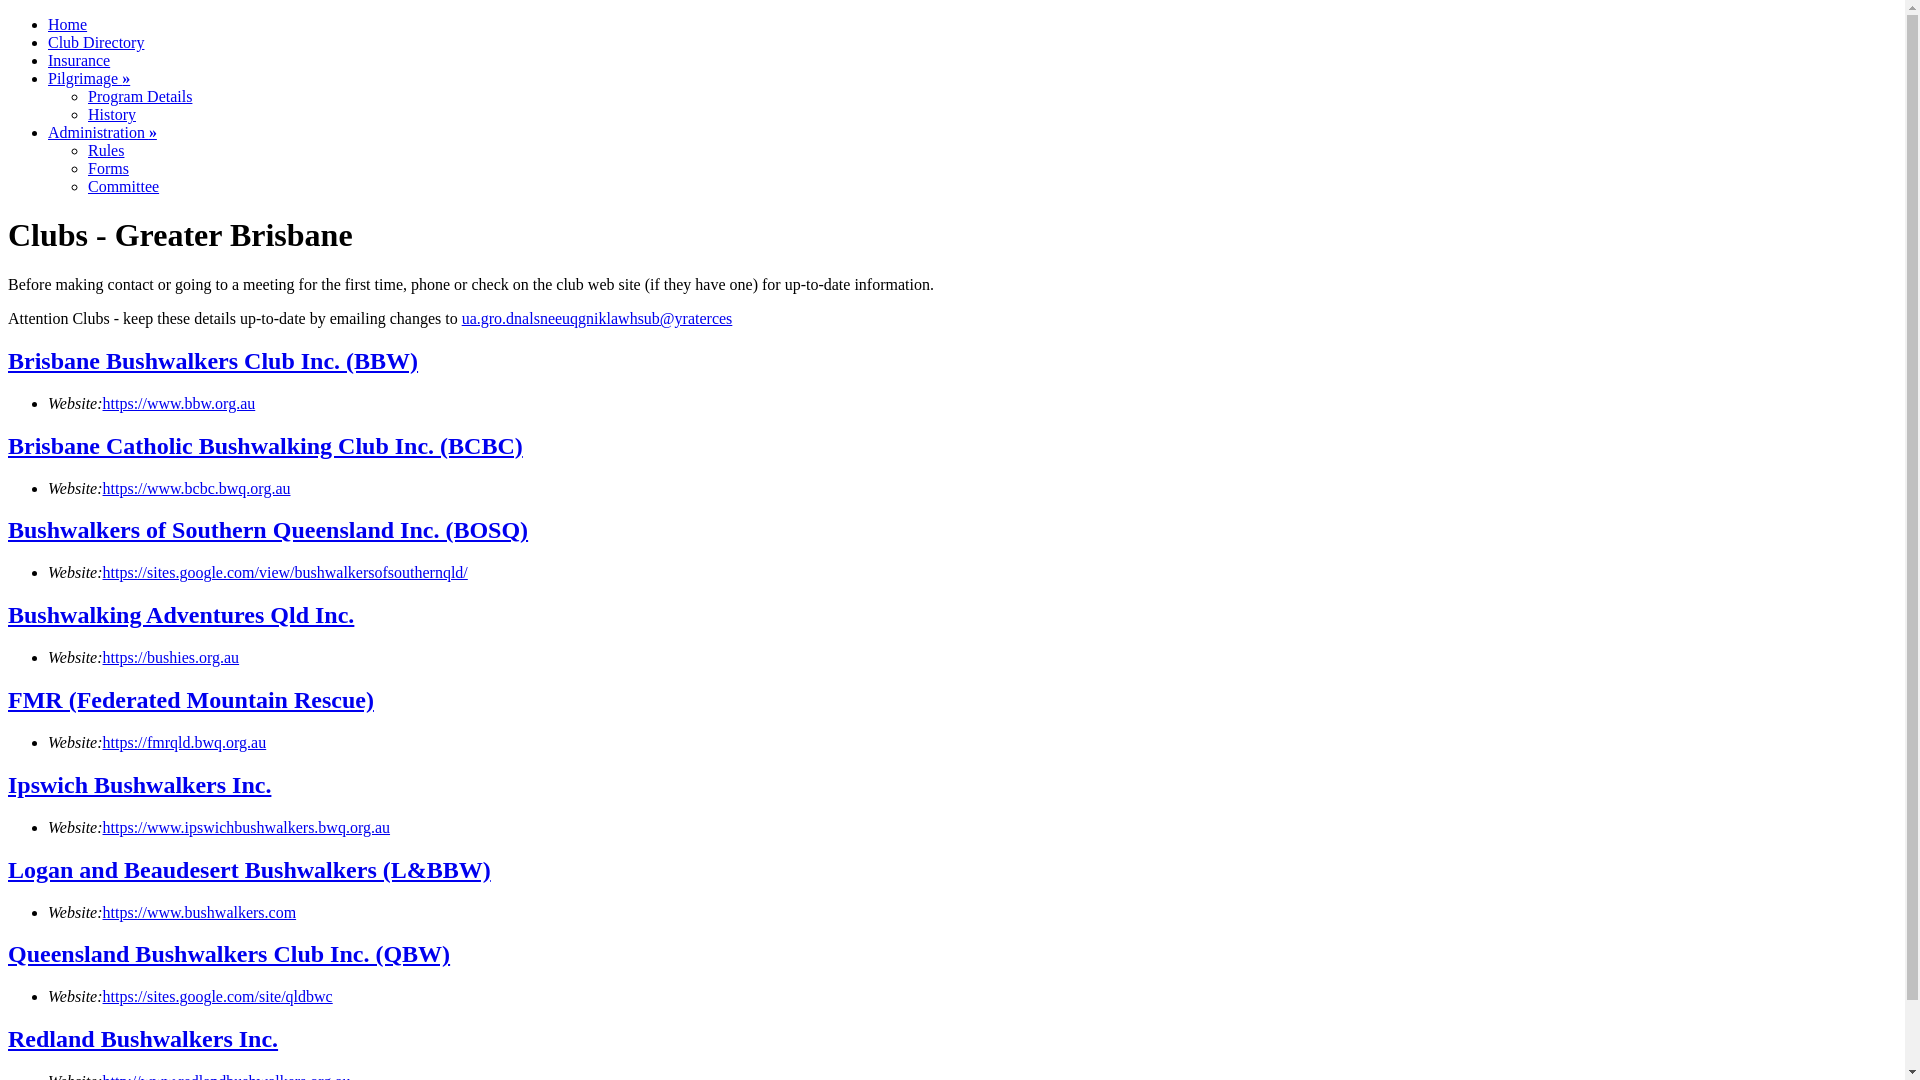 This screenshot has height=1080, width=1920. I want to click on 'https://www.bbw.org.au', so click(179, 403).